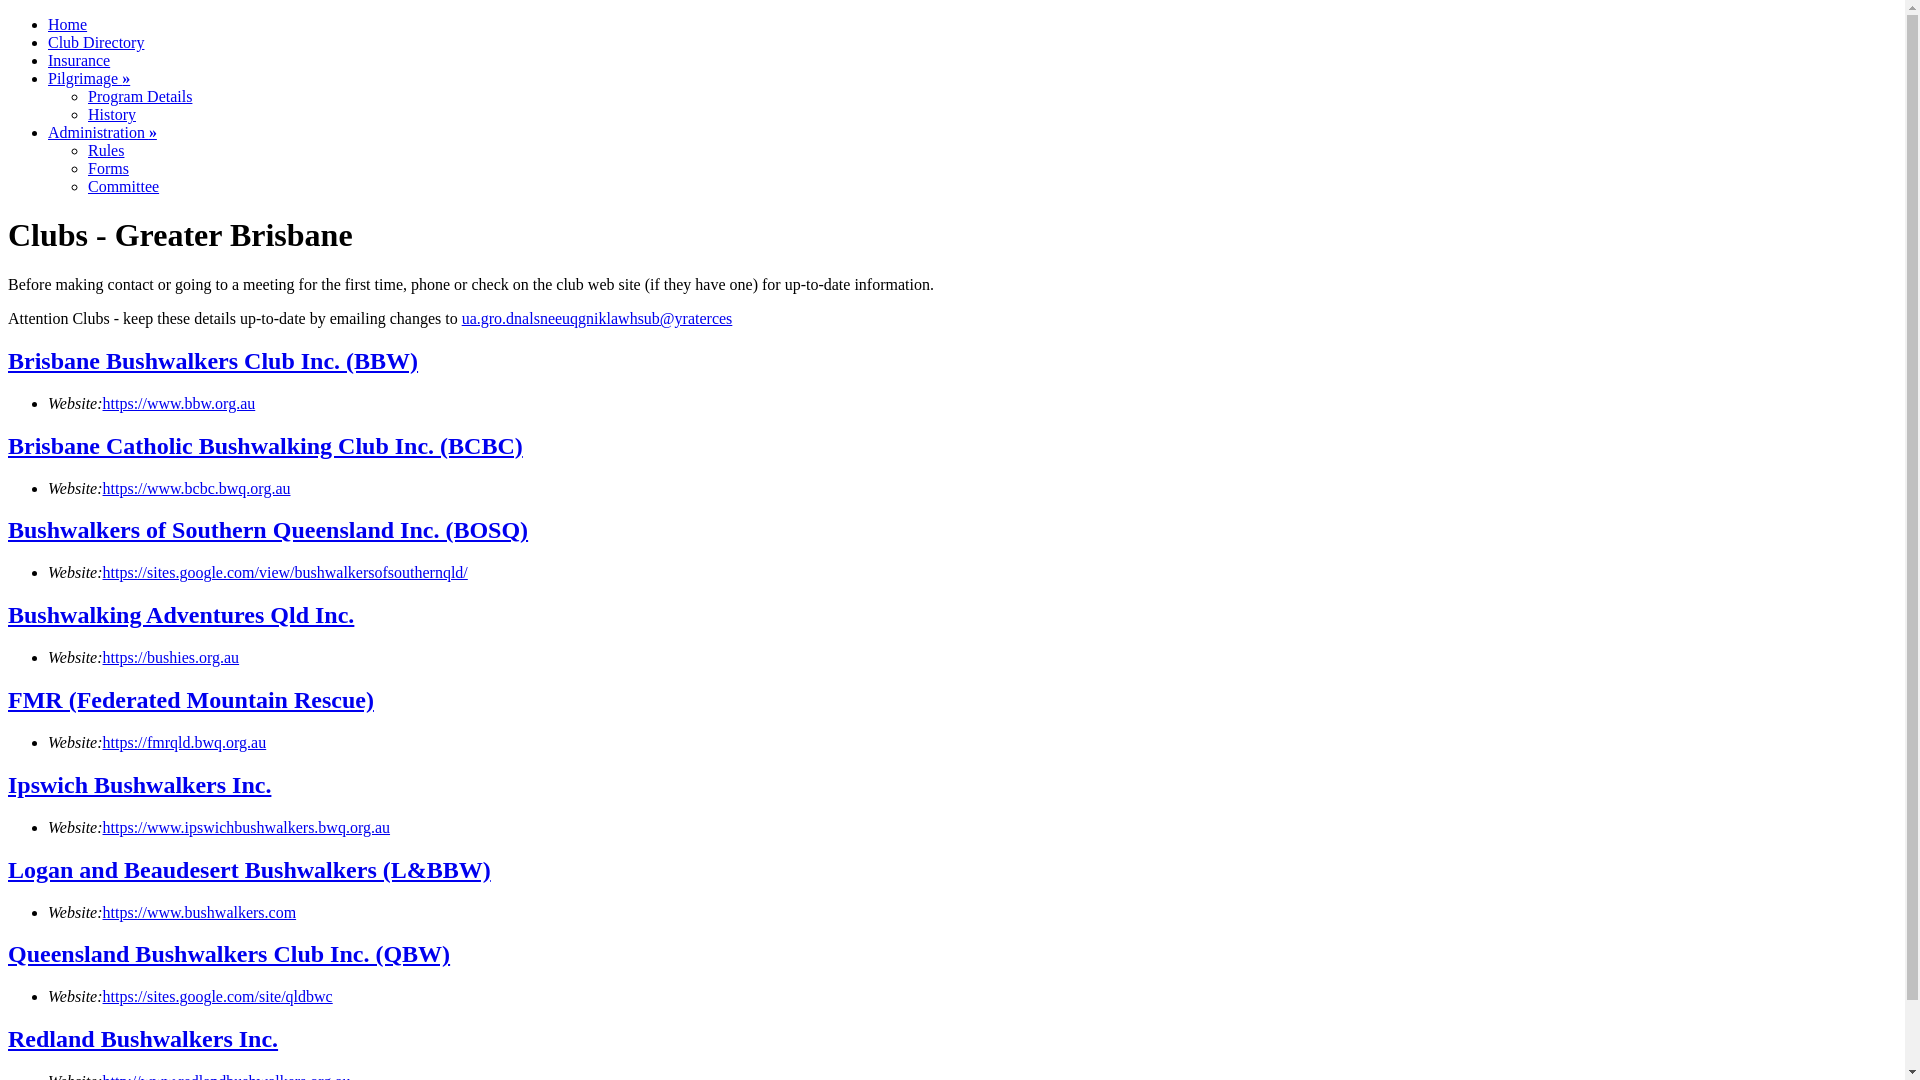 This screenshot has height=1080, width=1920. I want to click on 'https://www.bbw.org.au', so click(179, 403).